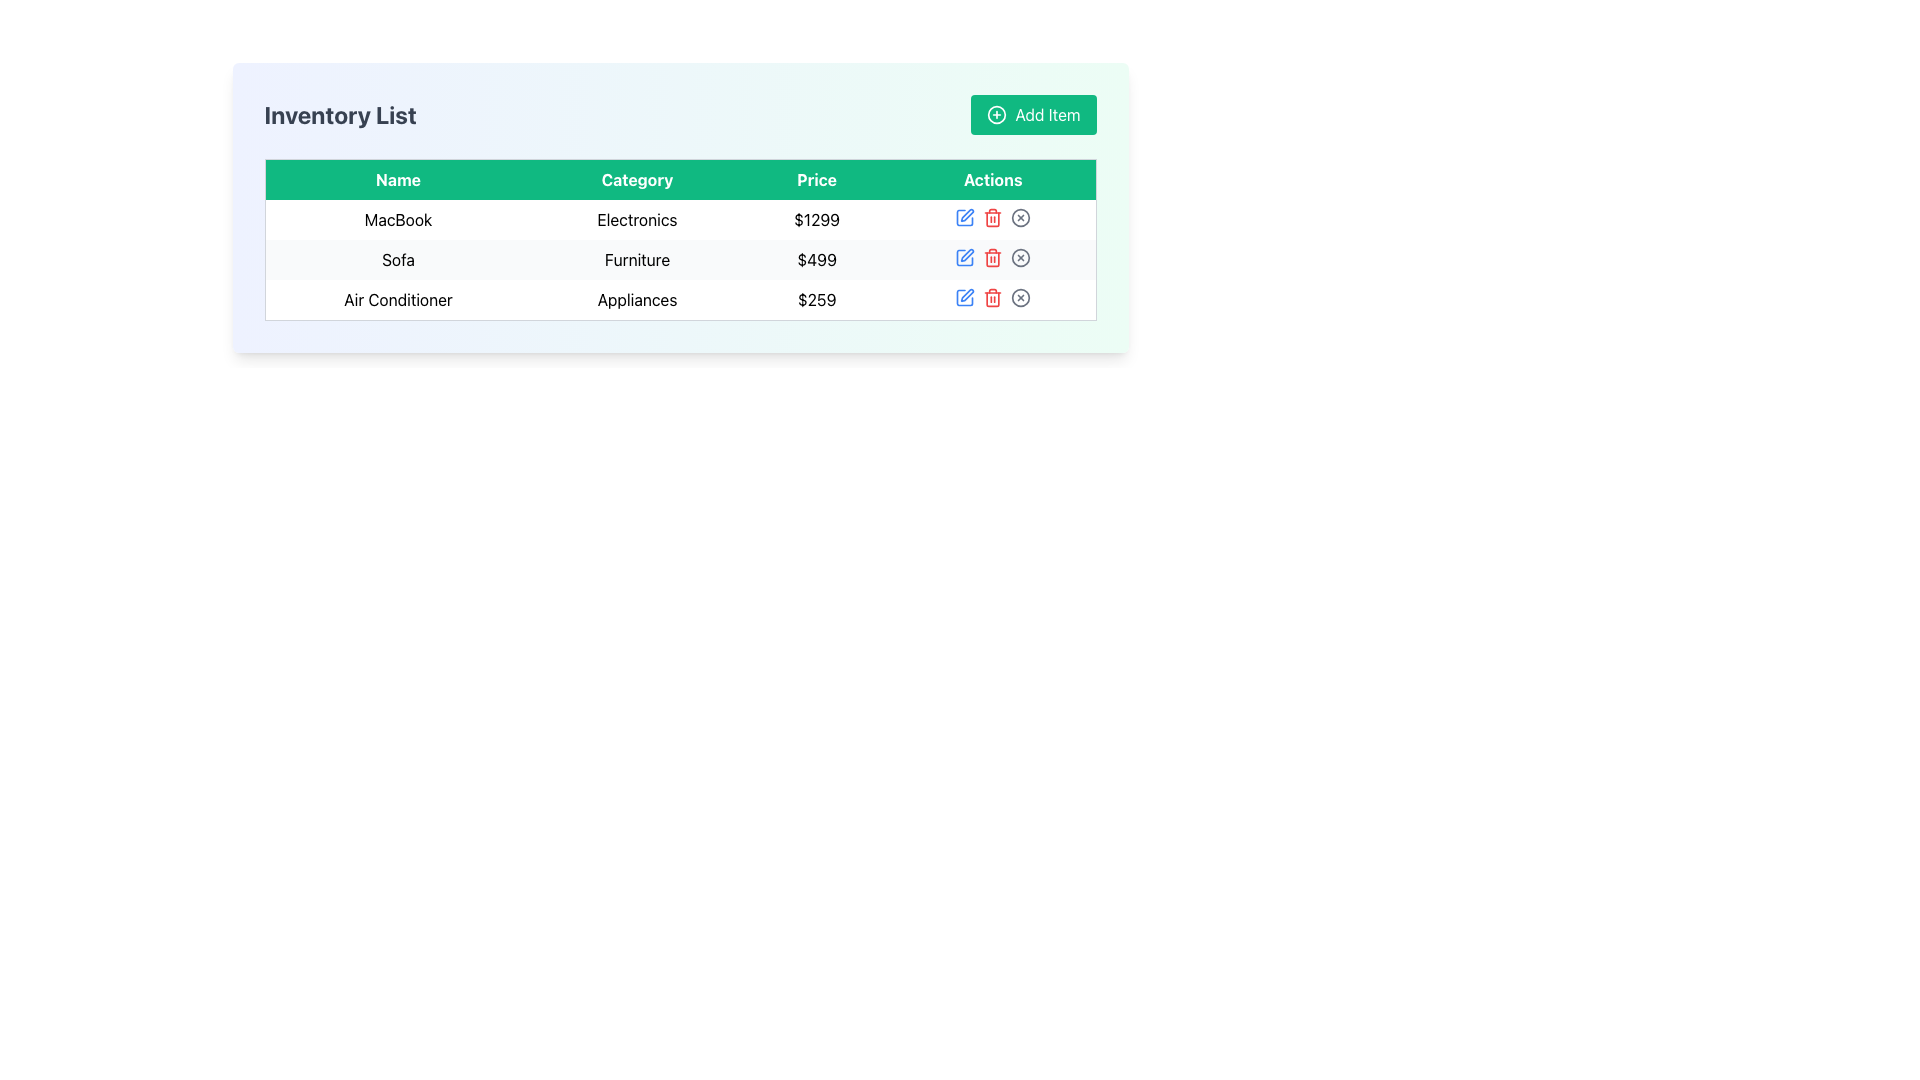 This screenshot has height=1080, width=1920. Describe the element at coordinates (1021, 297) in the screenshot. I see `the cancel button located in the actions column of the last row within the inventory table` at that location.